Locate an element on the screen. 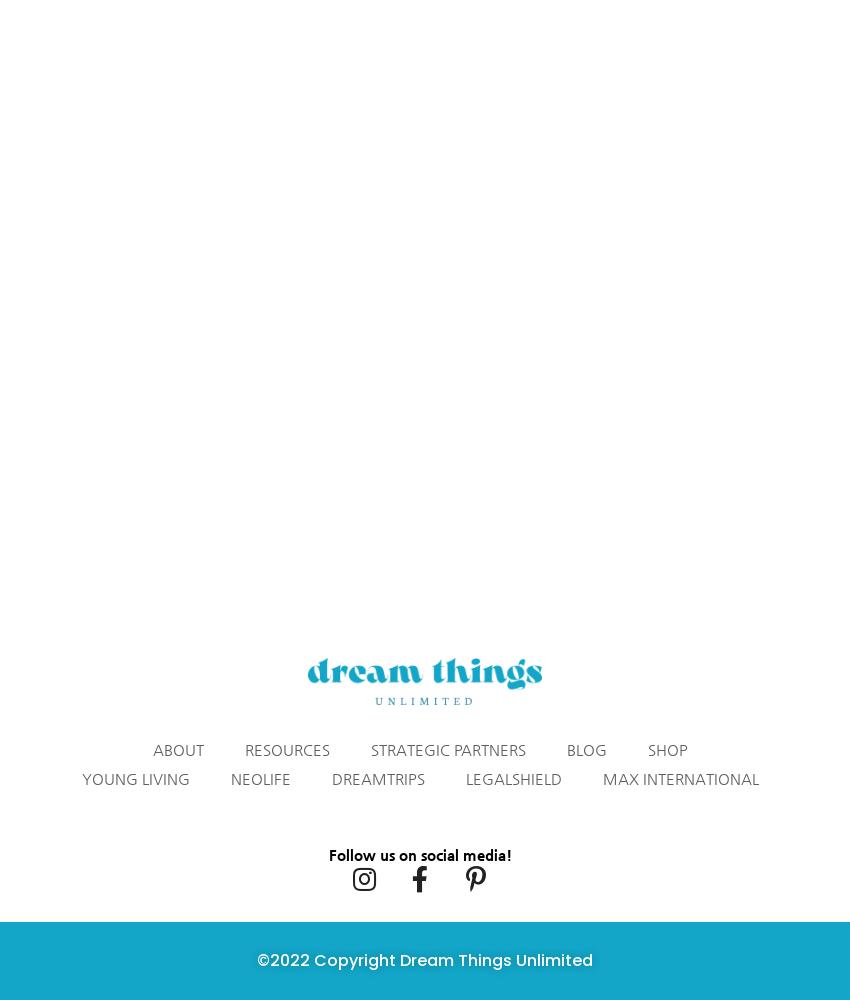 This screenshot has width=850, height=1000. 'SHOP' is located at coordinates (666, 747).